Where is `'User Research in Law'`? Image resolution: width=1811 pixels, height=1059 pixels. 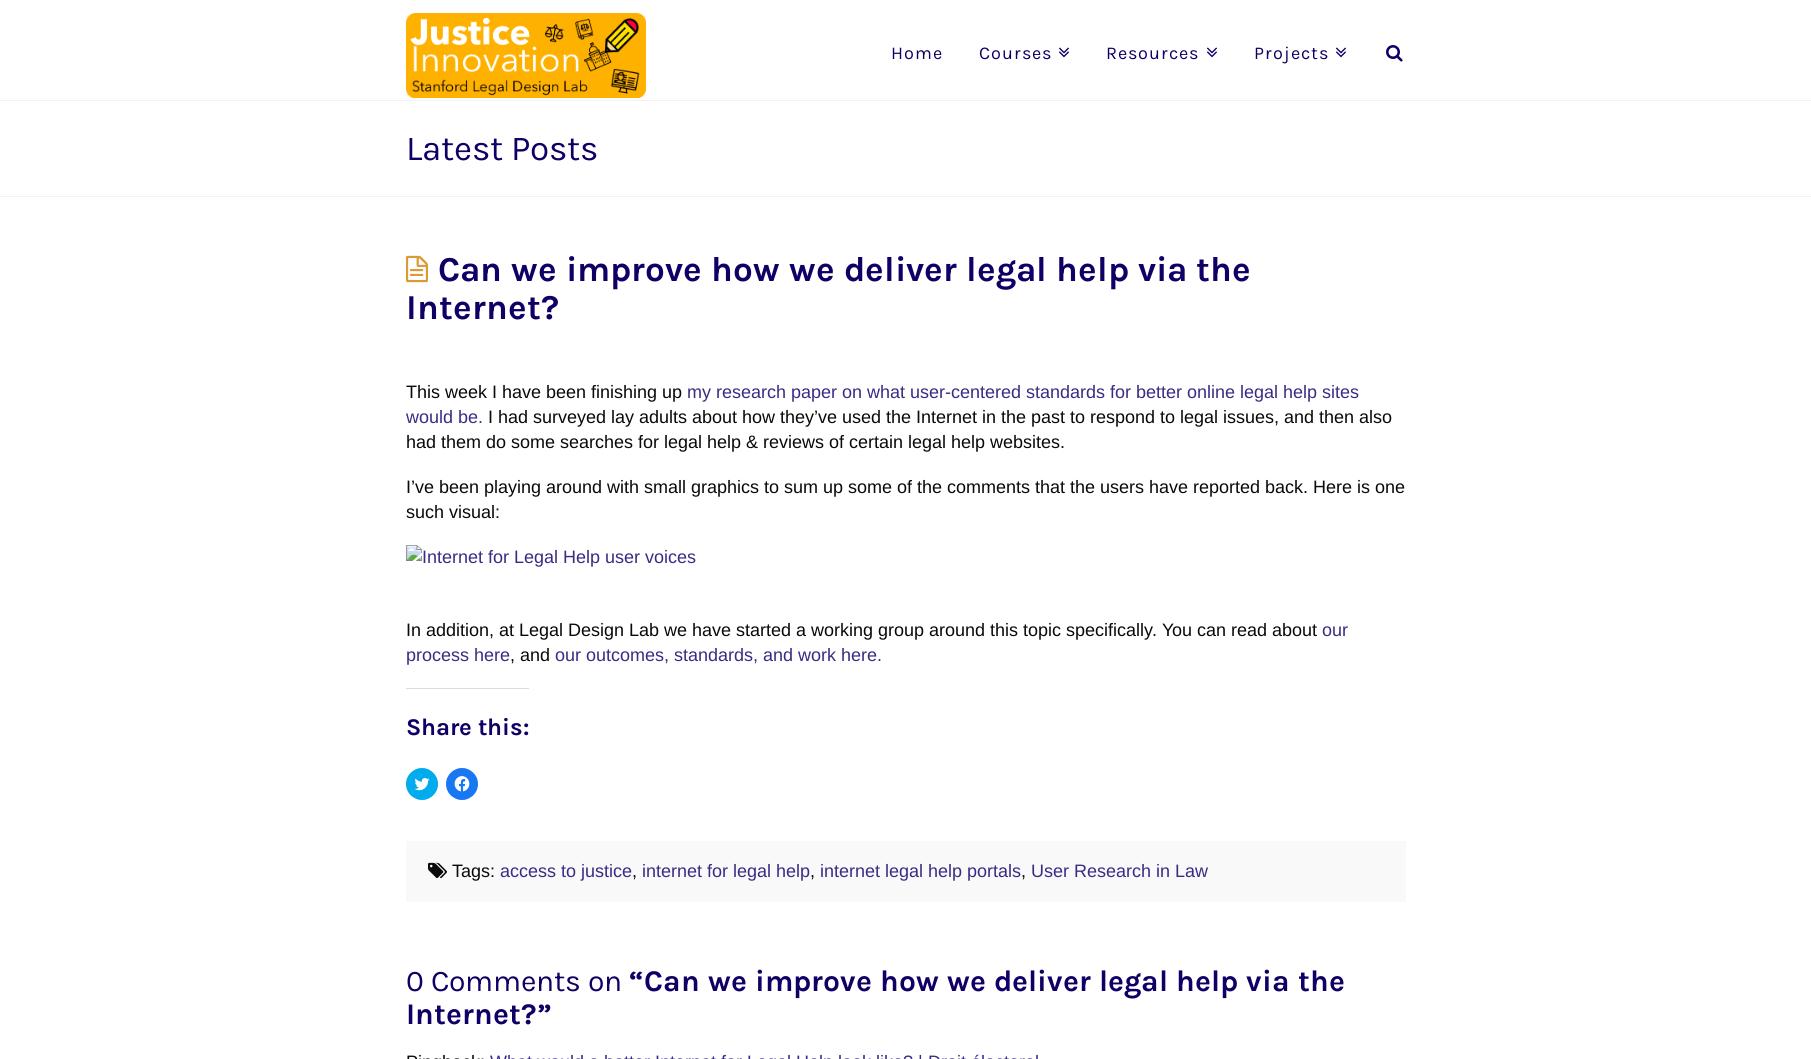
'User Research in Law' is located at coordinates (1031, 869).